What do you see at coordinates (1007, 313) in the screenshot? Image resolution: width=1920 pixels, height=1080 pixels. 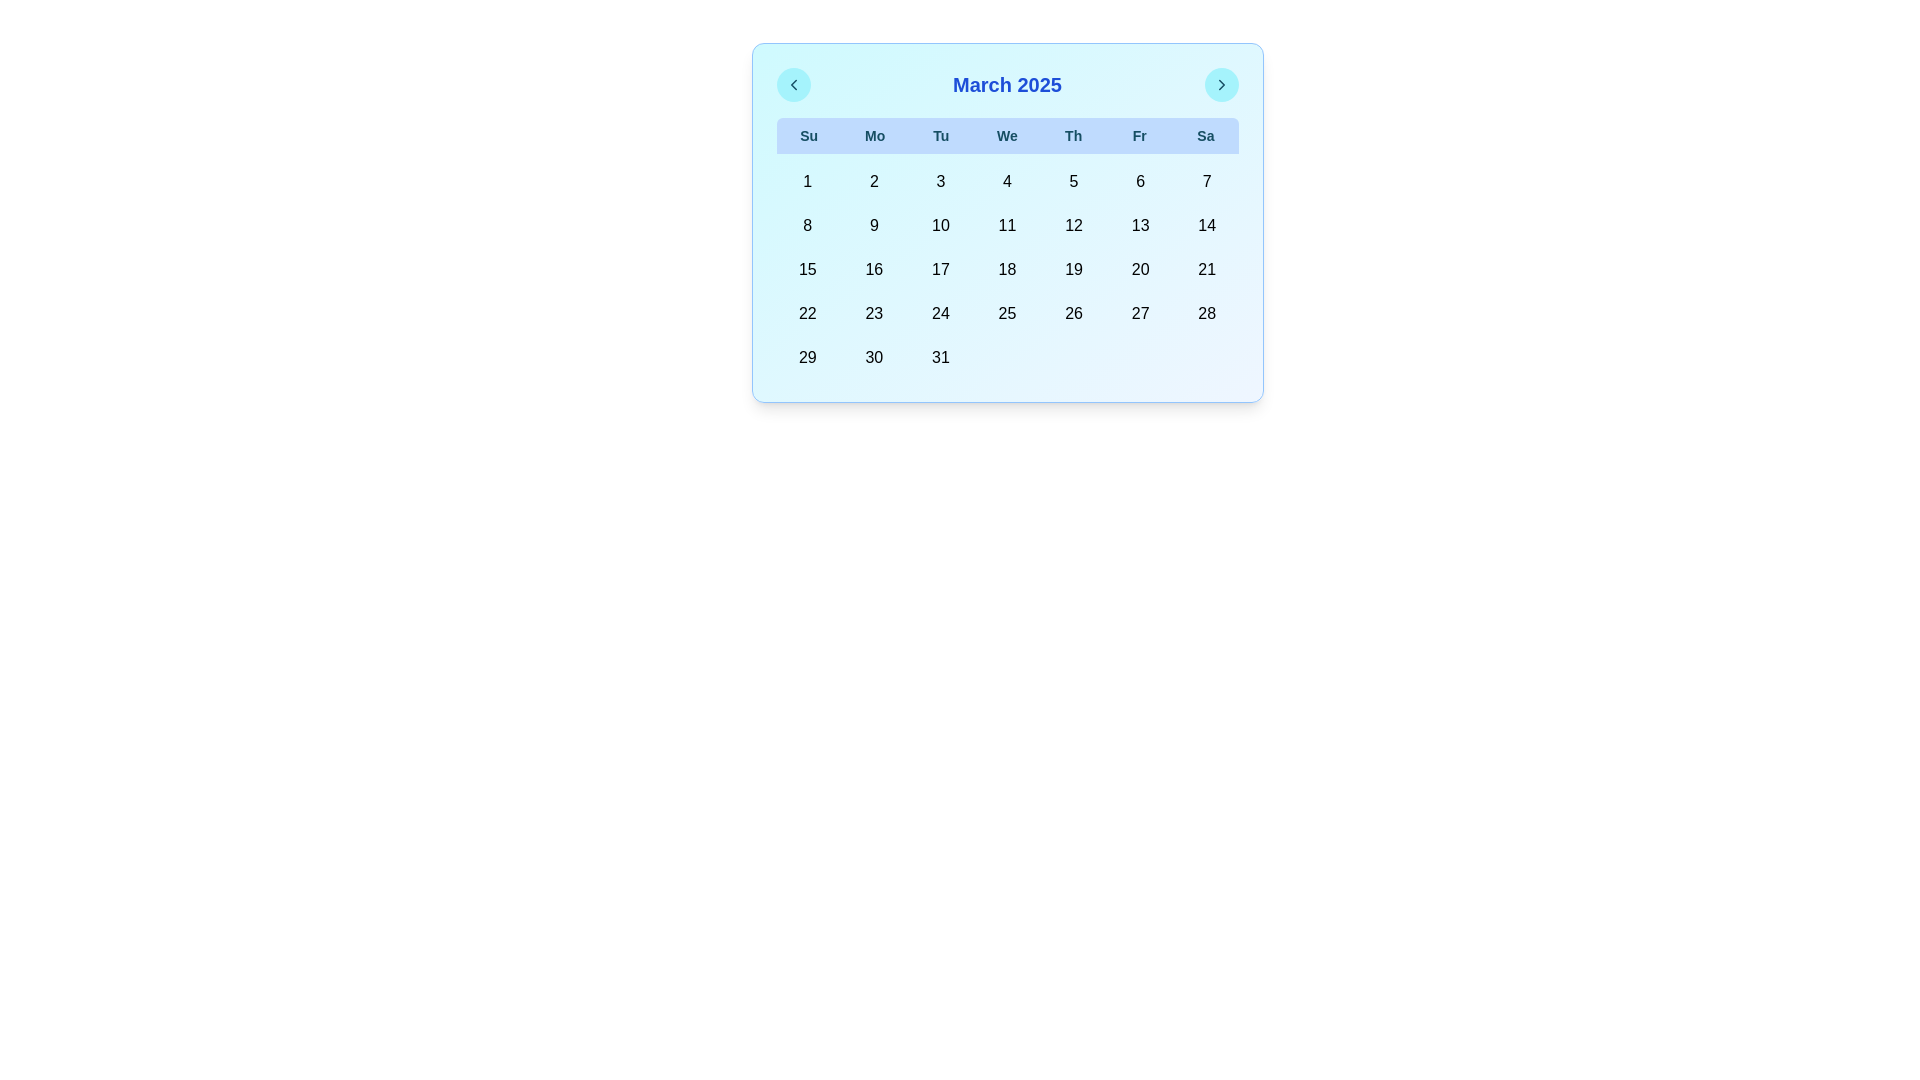 I see `the calendar date box displaying '25'` at bounding box center [1007, 313].